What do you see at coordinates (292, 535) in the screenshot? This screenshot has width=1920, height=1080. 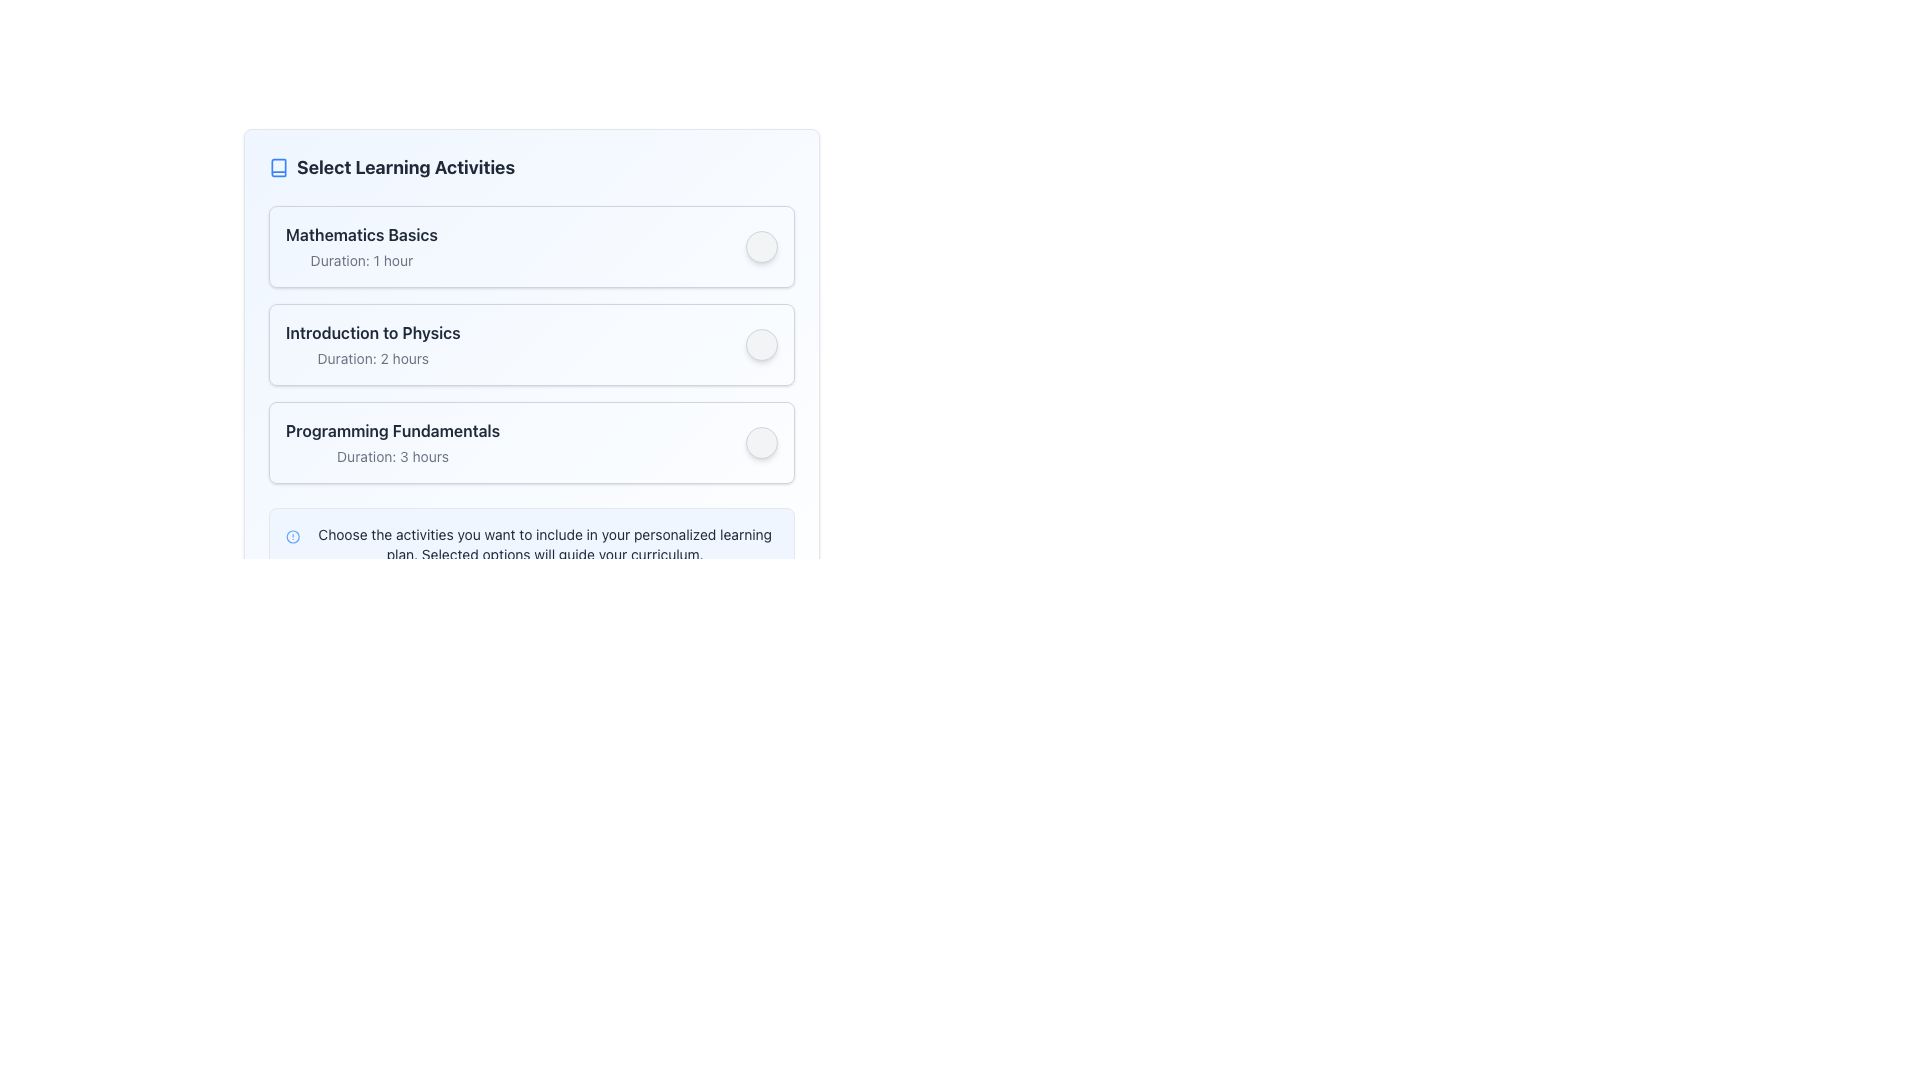 I see `the outermost circle of the alert or notification icon, which is the largest circular element in the SVG located to the left of a text block at the bottom of the user interface` at bounding box center [292, 535].